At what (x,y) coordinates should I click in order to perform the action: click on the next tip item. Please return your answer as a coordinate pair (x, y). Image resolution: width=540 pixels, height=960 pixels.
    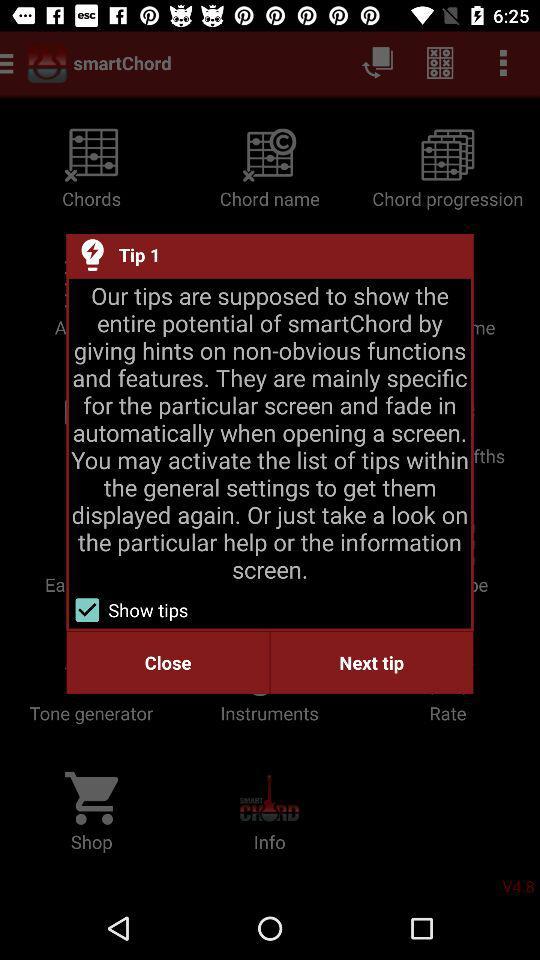
    Looking at the image, I should click on (370, 662).